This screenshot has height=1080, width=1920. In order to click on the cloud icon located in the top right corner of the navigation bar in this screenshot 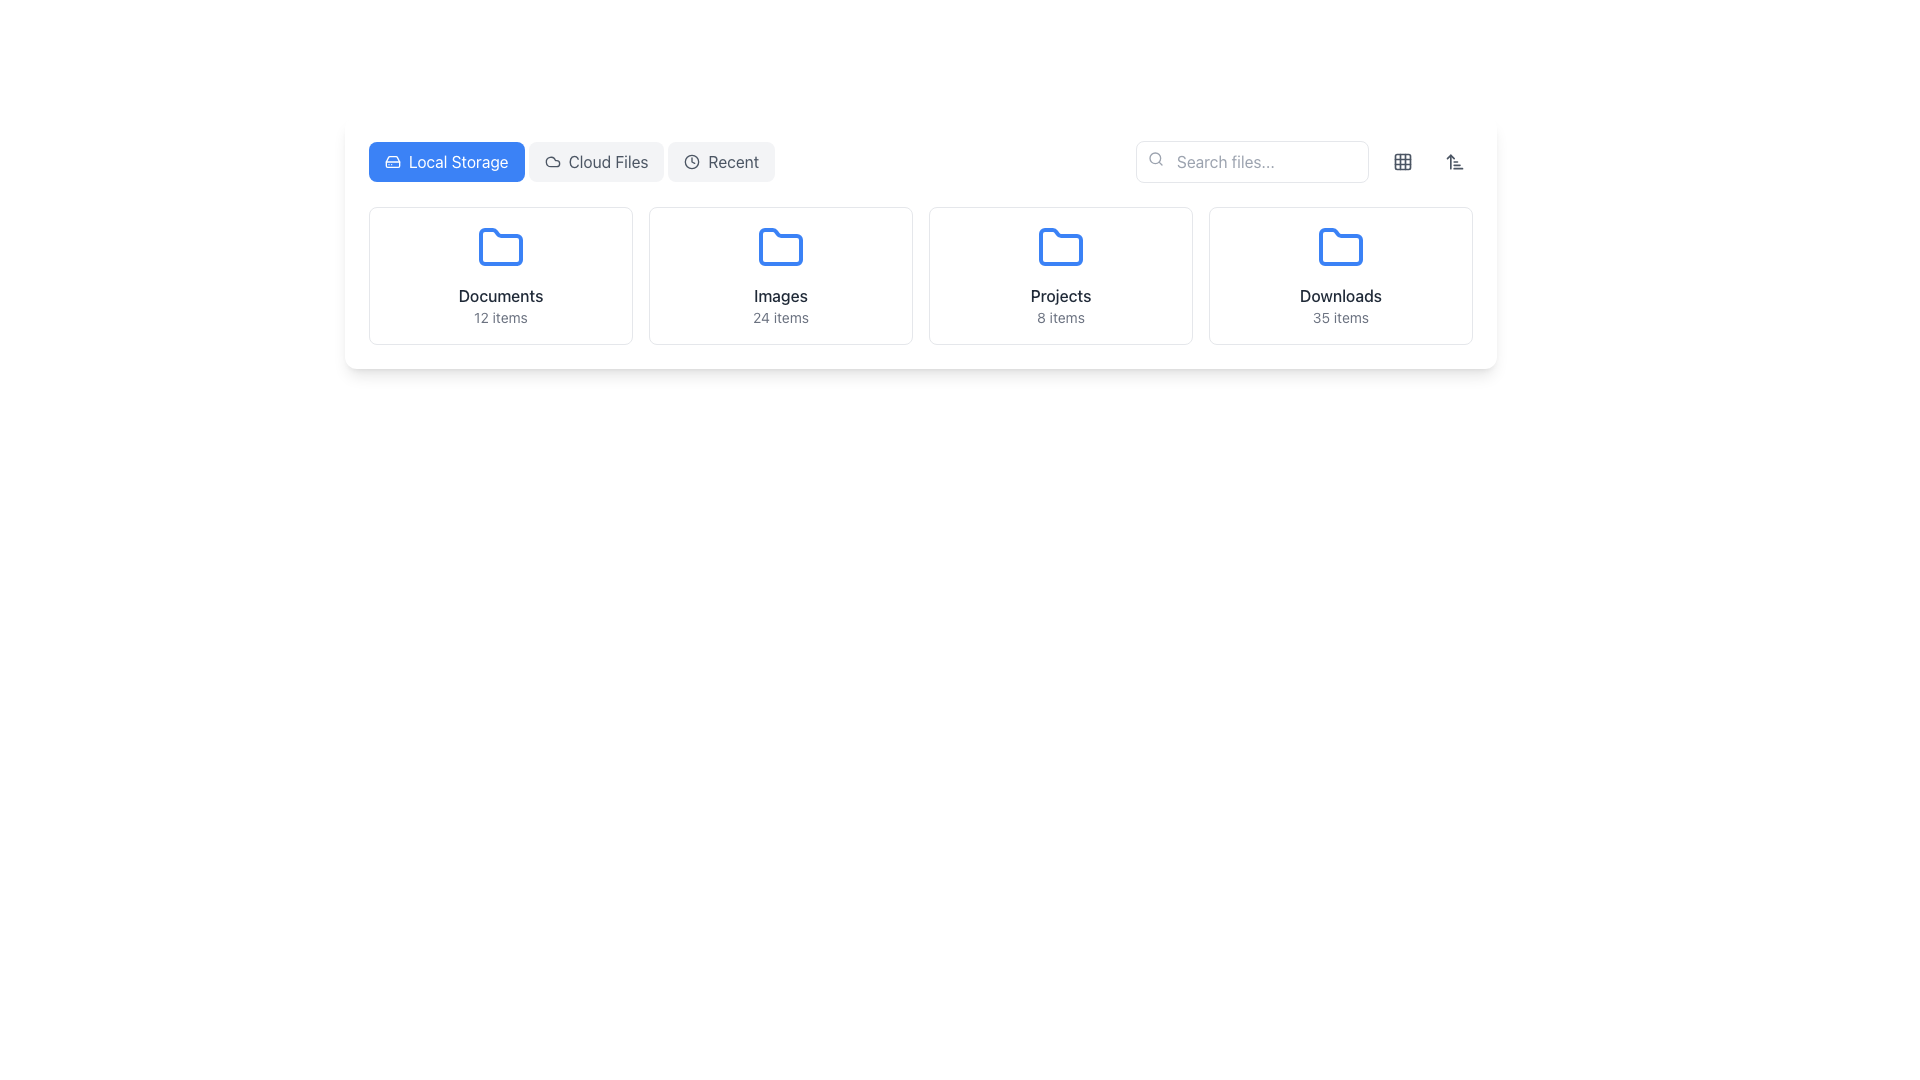, I will do `click(552, 161)`.